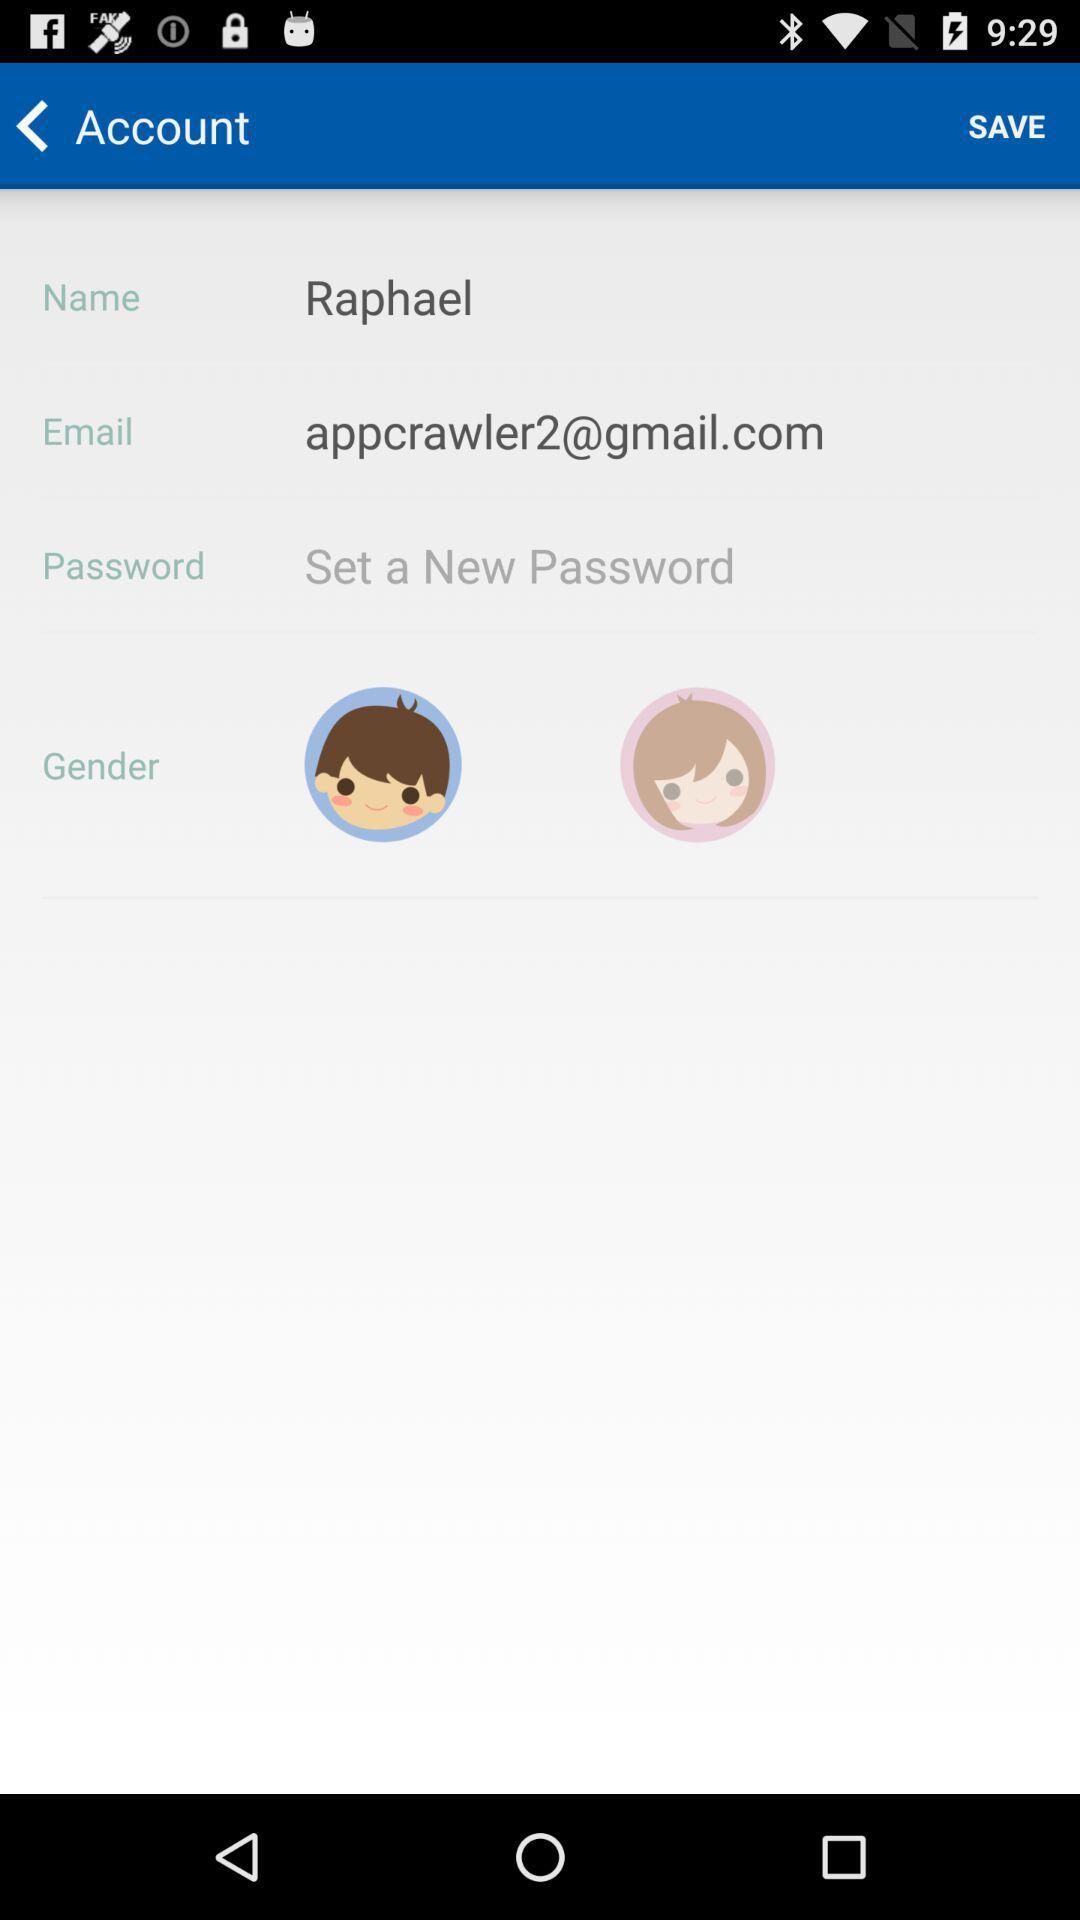 The image size is (1080, 1920). Describe the element at coordinates (383, 763) in the screenshot. I see `small picture for male gender` at that location.